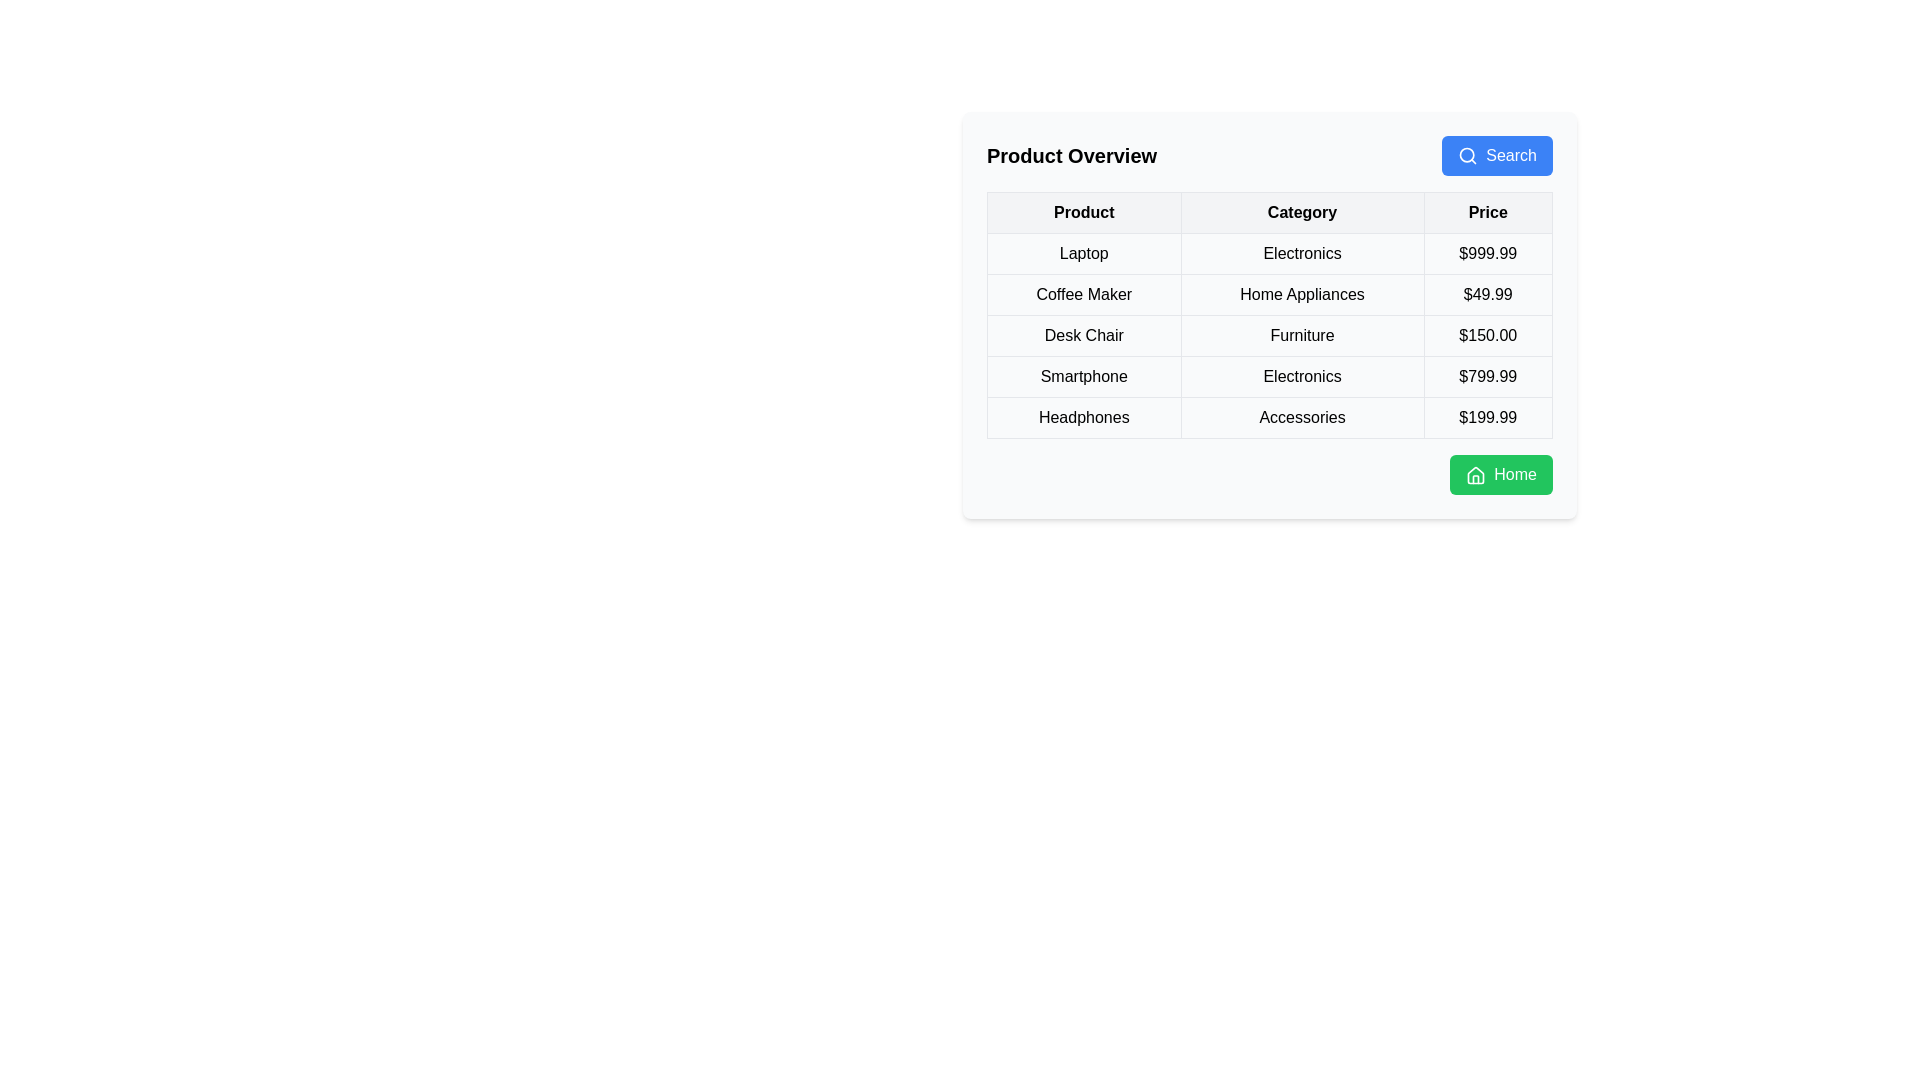  What do you see at coordinates (1488, 334) in the screenshot?
I see `the Text Label displaying the price $150.00 for the Desk Chair in the third row and third column of the table under the 'Price' header` at bounding box center [1488, 334].